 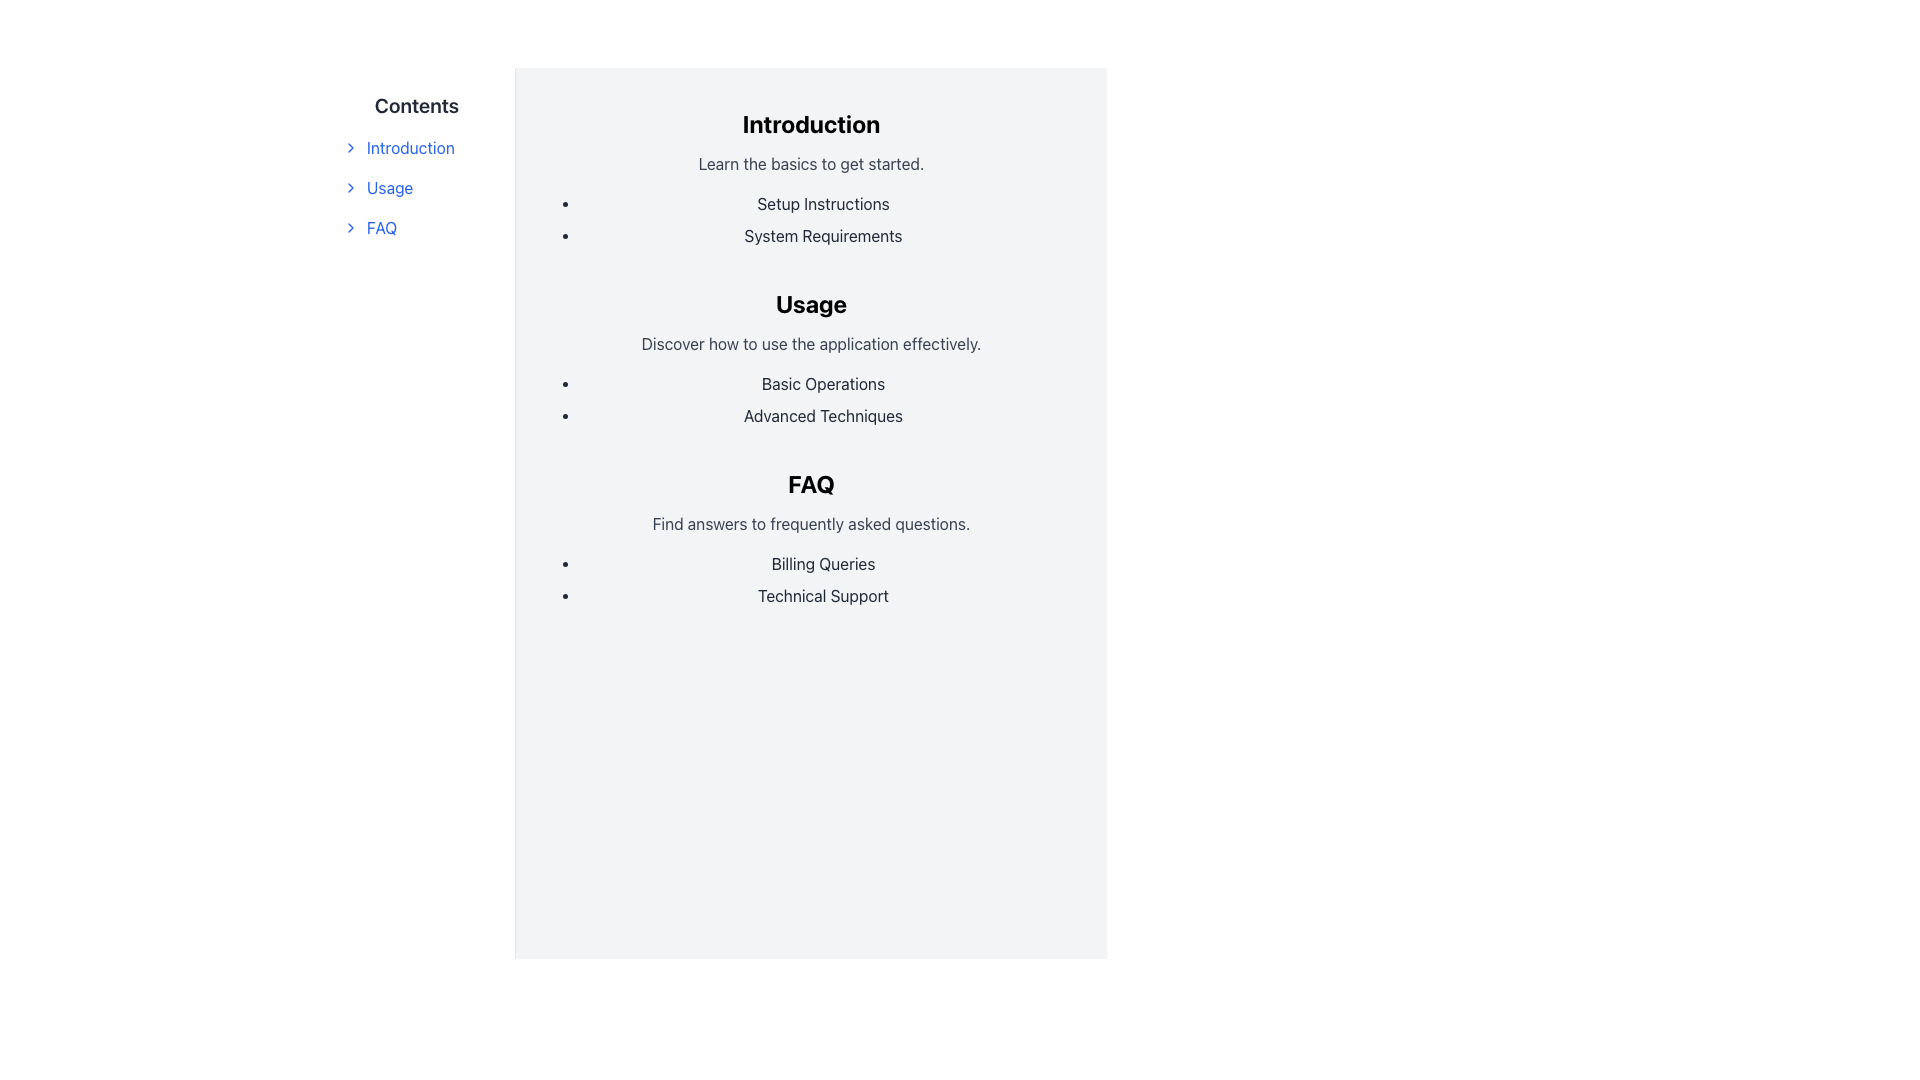 What do you see at coordinates (811, 400) in the screenshot?
I see `the bulleted list entries 'Basic Operations' and 'Advanced Techniques' located under the 'Usage' header to potentially see additional information or a tooltip` at bounding box center [811, 400].